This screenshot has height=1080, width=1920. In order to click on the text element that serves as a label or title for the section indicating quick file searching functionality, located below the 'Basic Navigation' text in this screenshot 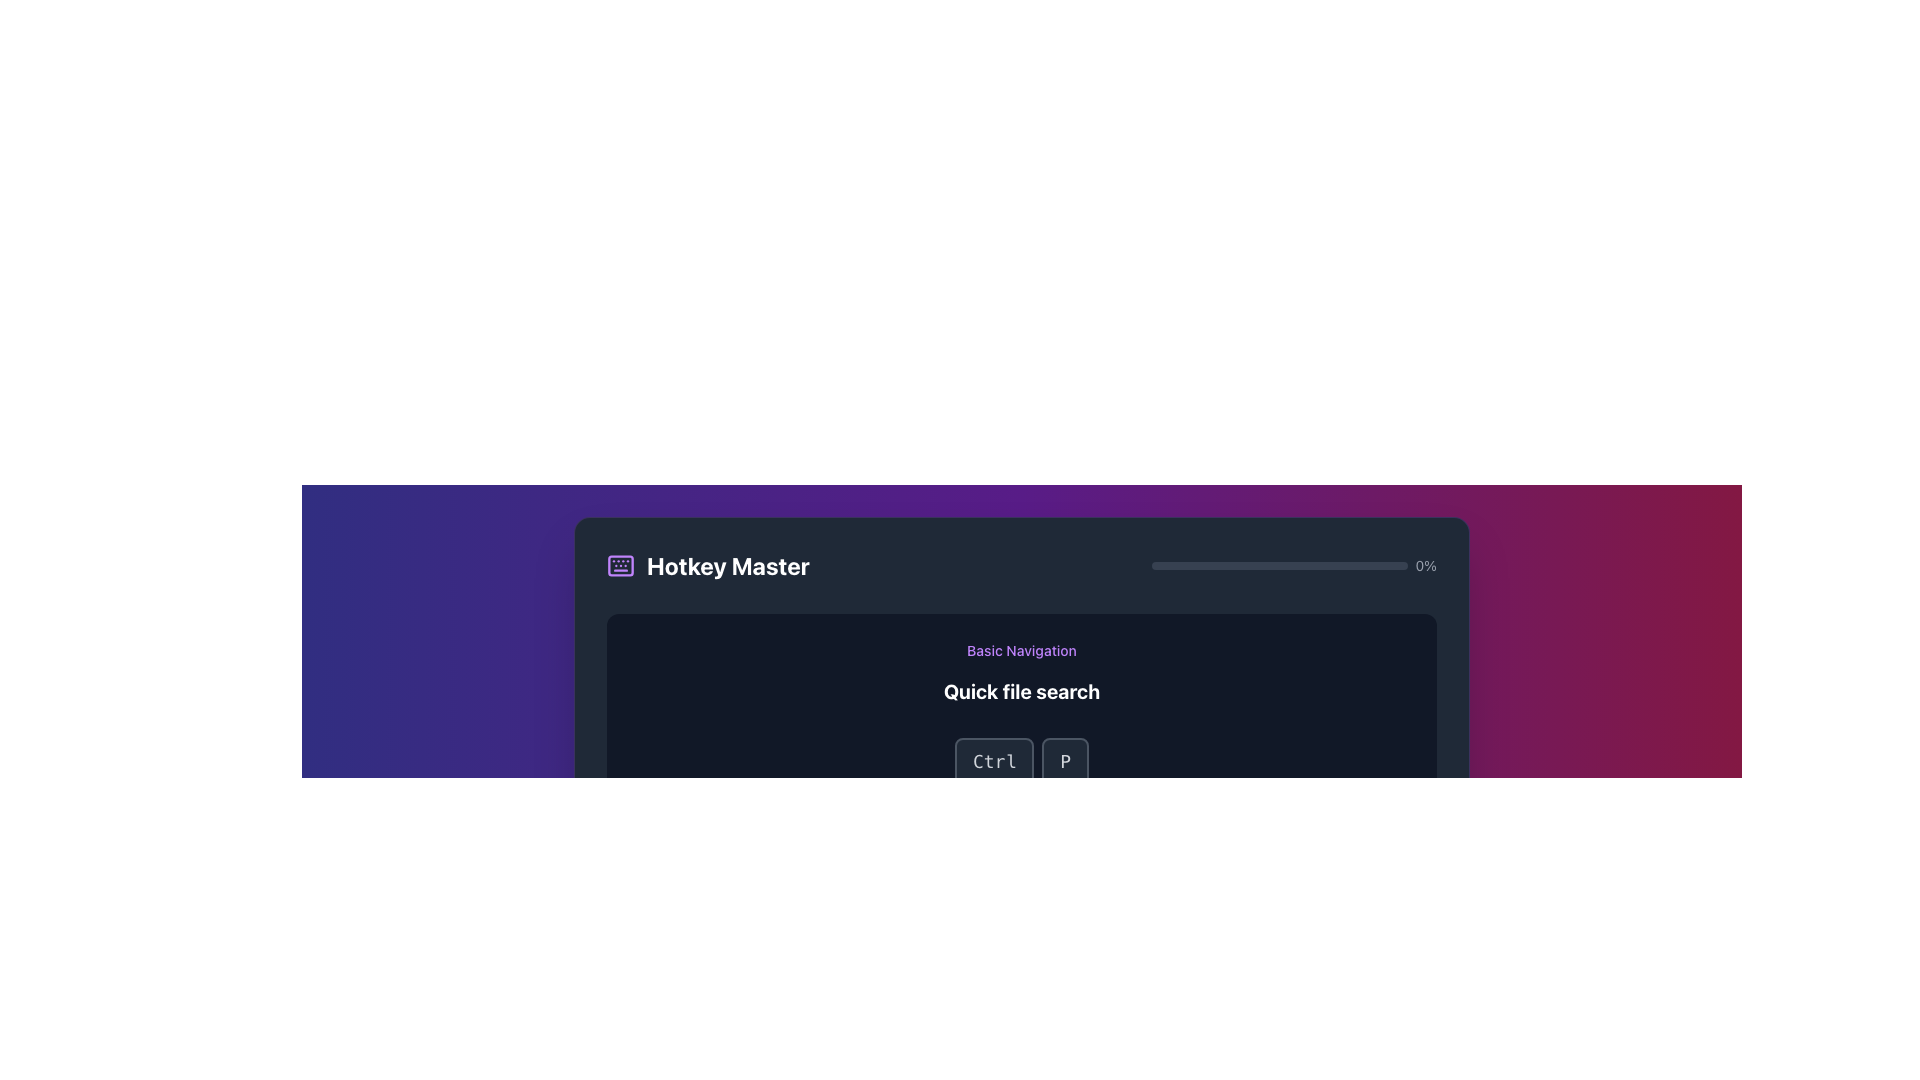, I will do `click(1022, 690)`.